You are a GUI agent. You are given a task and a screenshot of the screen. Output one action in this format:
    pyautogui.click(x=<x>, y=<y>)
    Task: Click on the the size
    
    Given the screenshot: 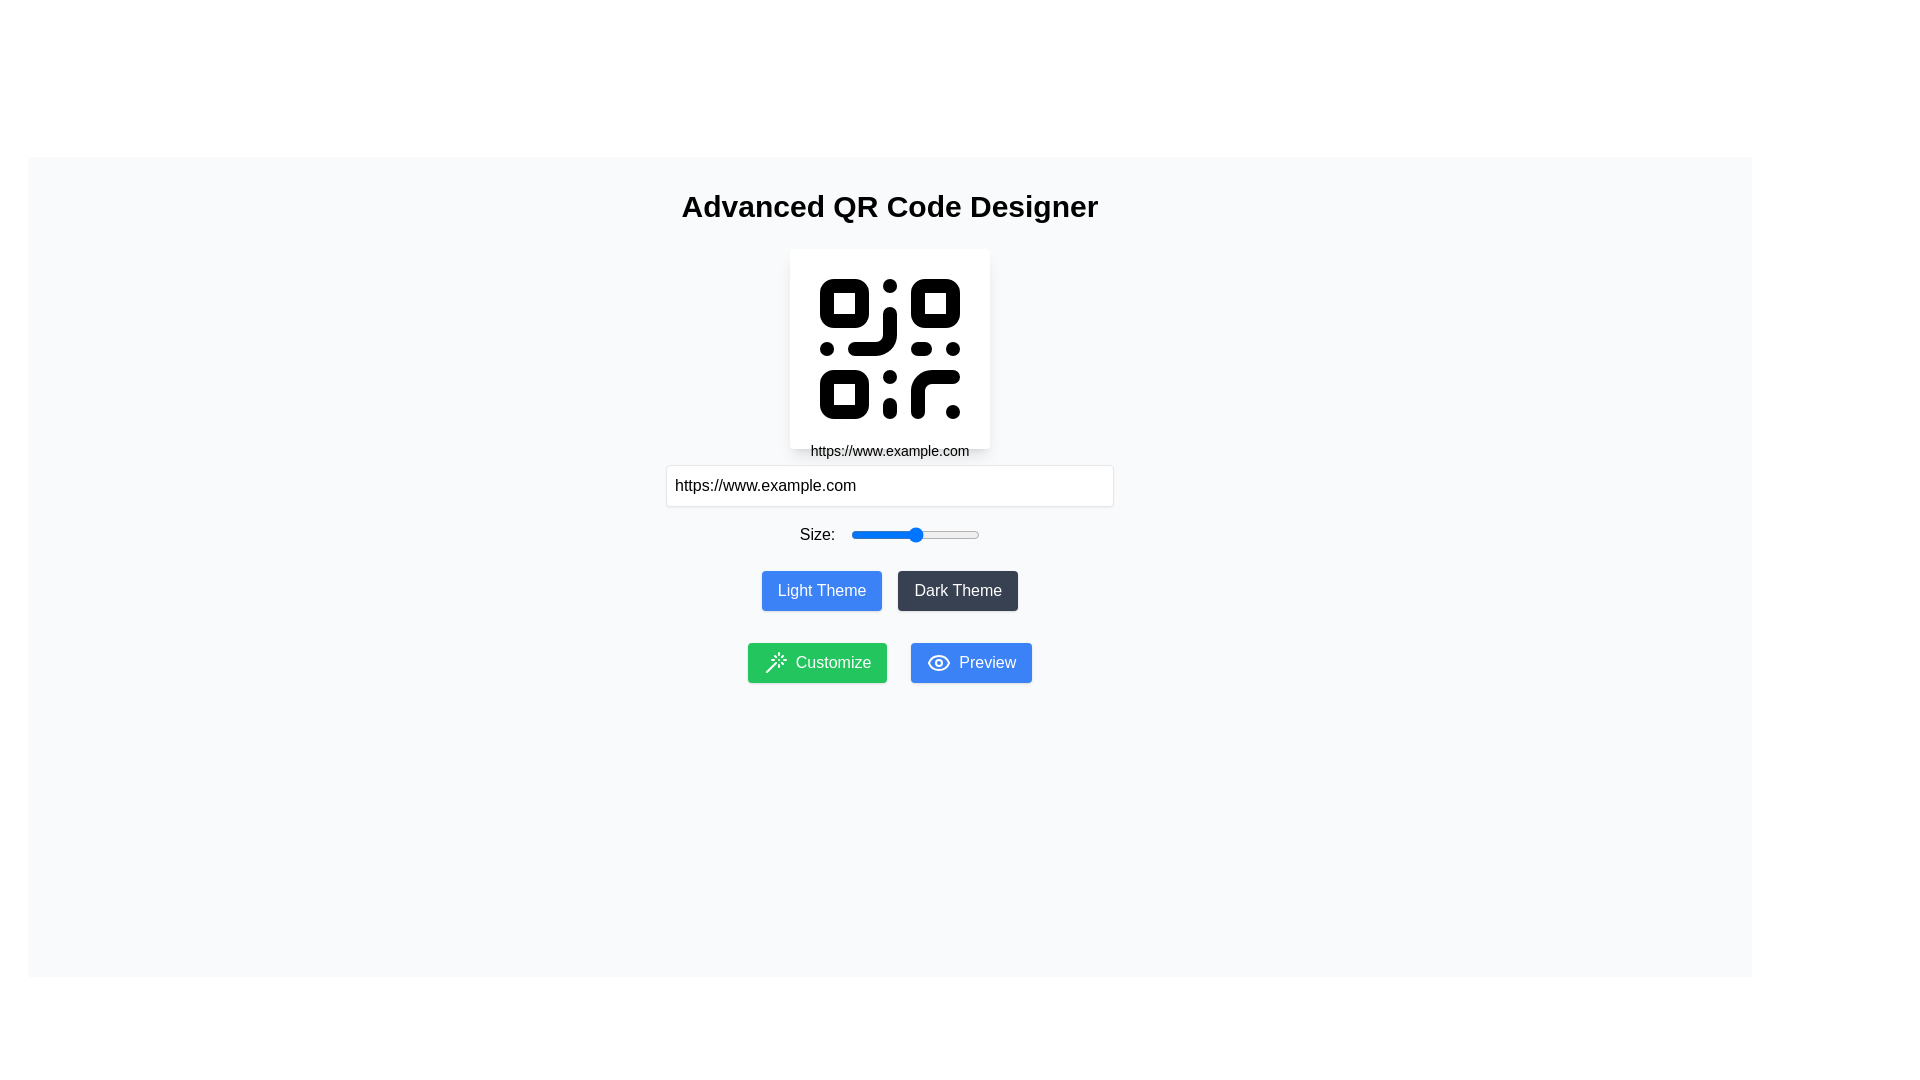 What is the action you would take?
    pyautogui.click(x=941, y=534)
    